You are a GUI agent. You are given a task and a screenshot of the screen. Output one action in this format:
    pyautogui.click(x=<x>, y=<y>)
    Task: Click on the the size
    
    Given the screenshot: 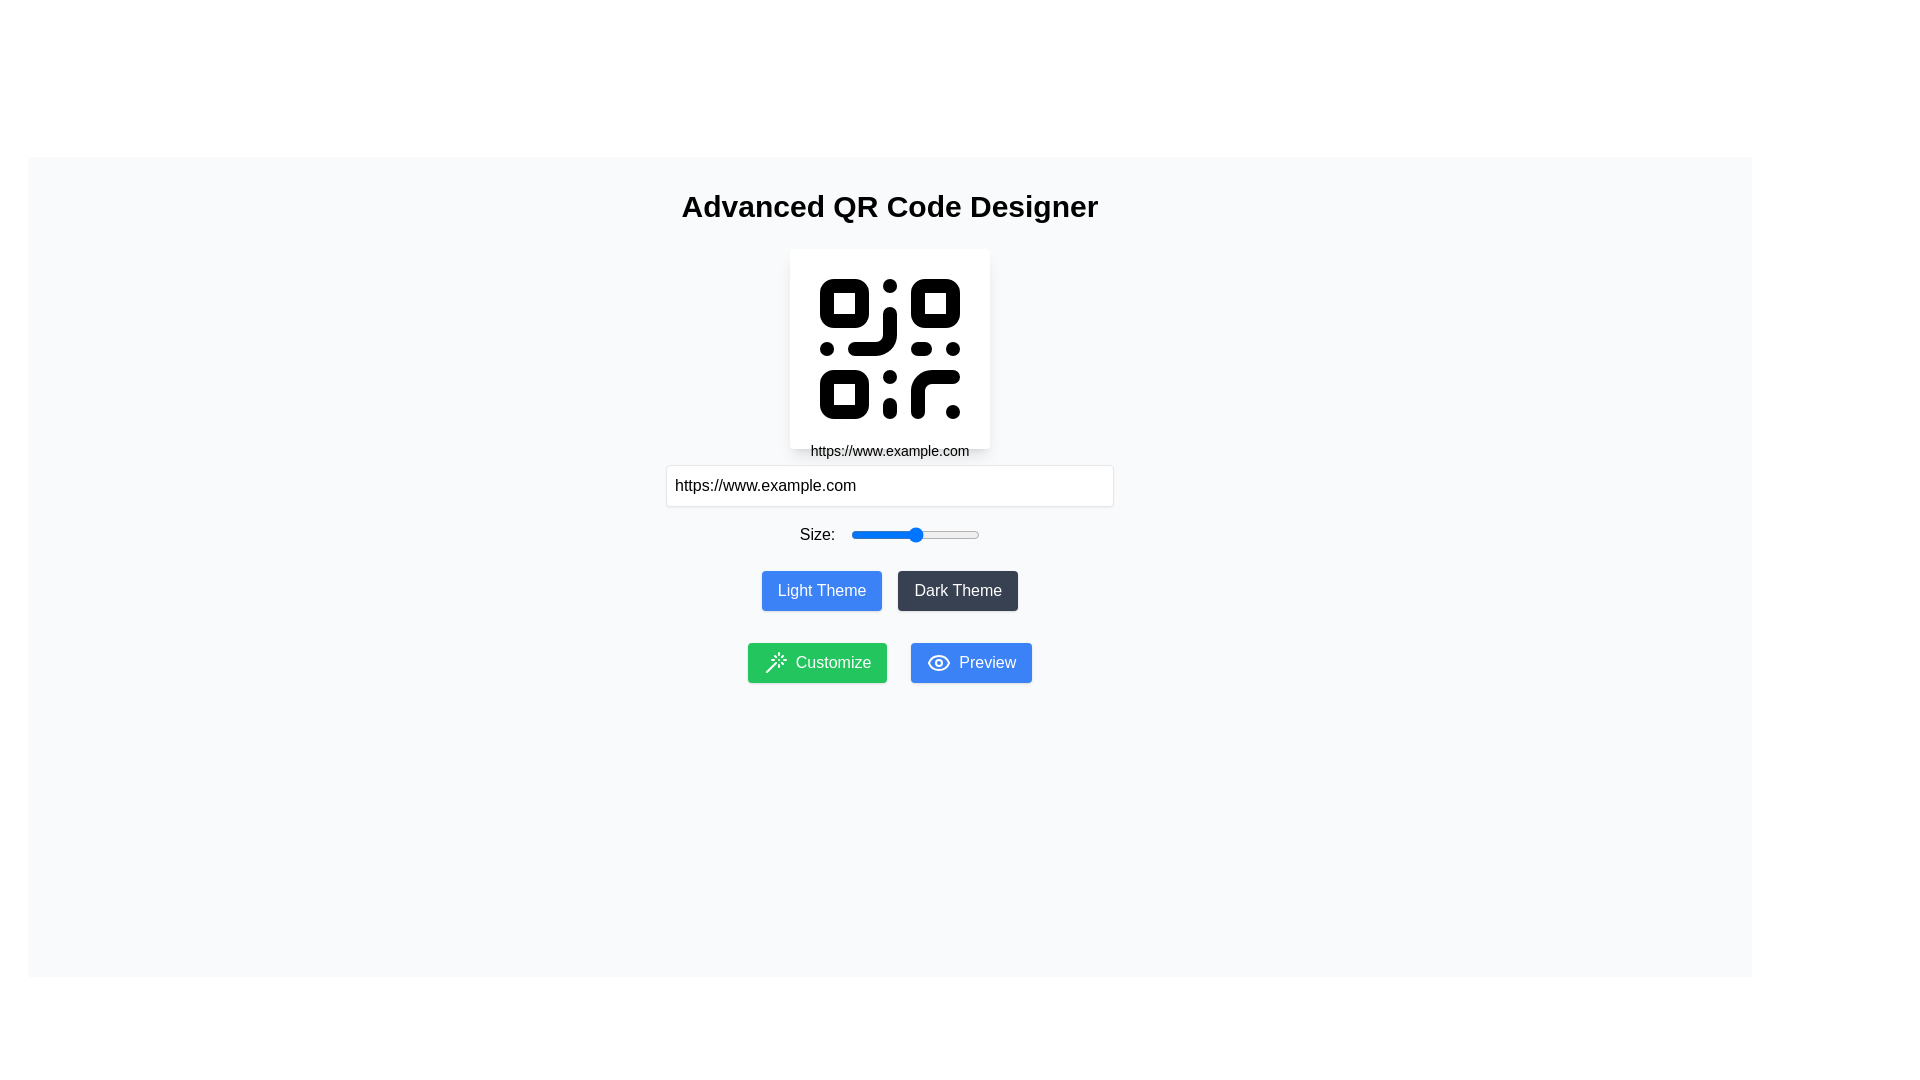 What is the action you would take?
    pyautogui.click(x=941, y=534)
    